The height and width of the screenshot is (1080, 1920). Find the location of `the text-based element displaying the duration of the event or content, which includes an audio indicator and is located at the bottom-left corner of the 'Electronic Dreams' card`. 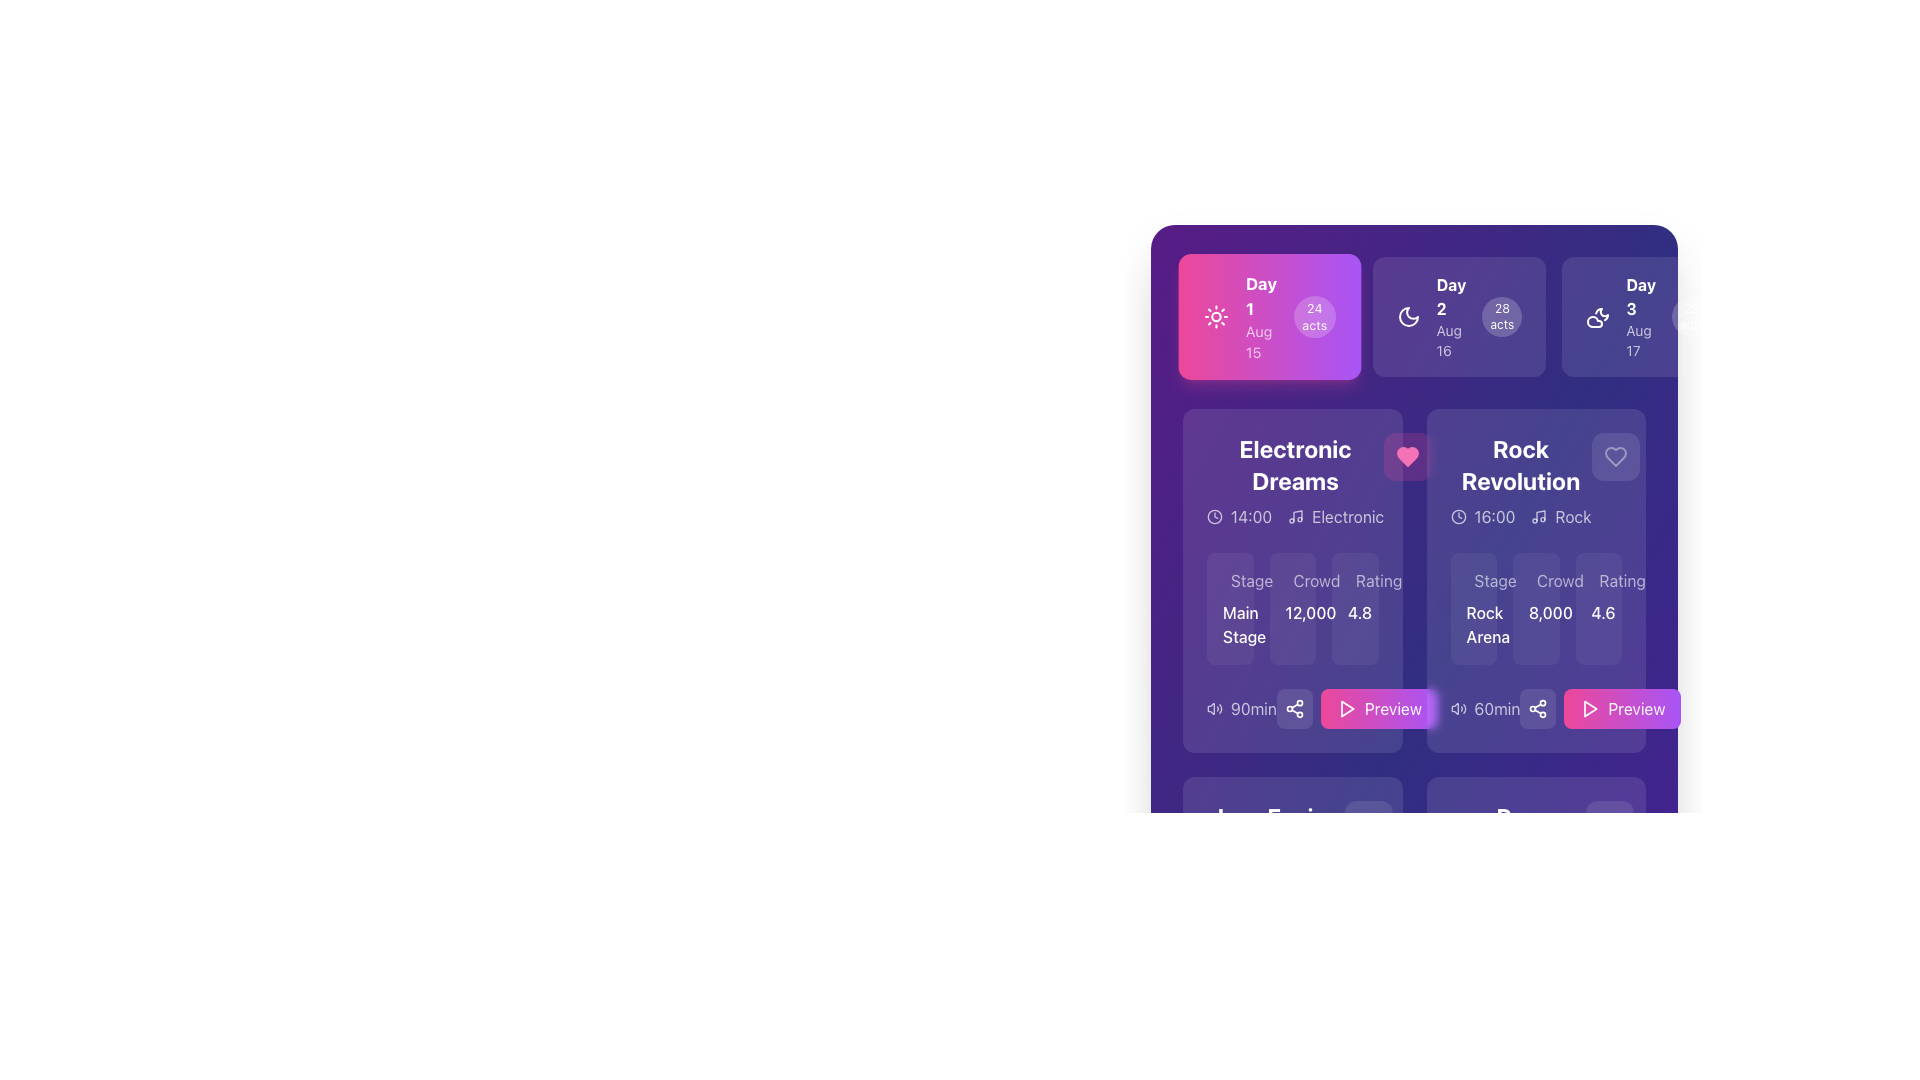

the text-based element displaying the duration of the event or content, which includes an audio indicator and is located at the bottom-left corner of the 'Electronic Dreams' card is located at coordinates (1241, 708).